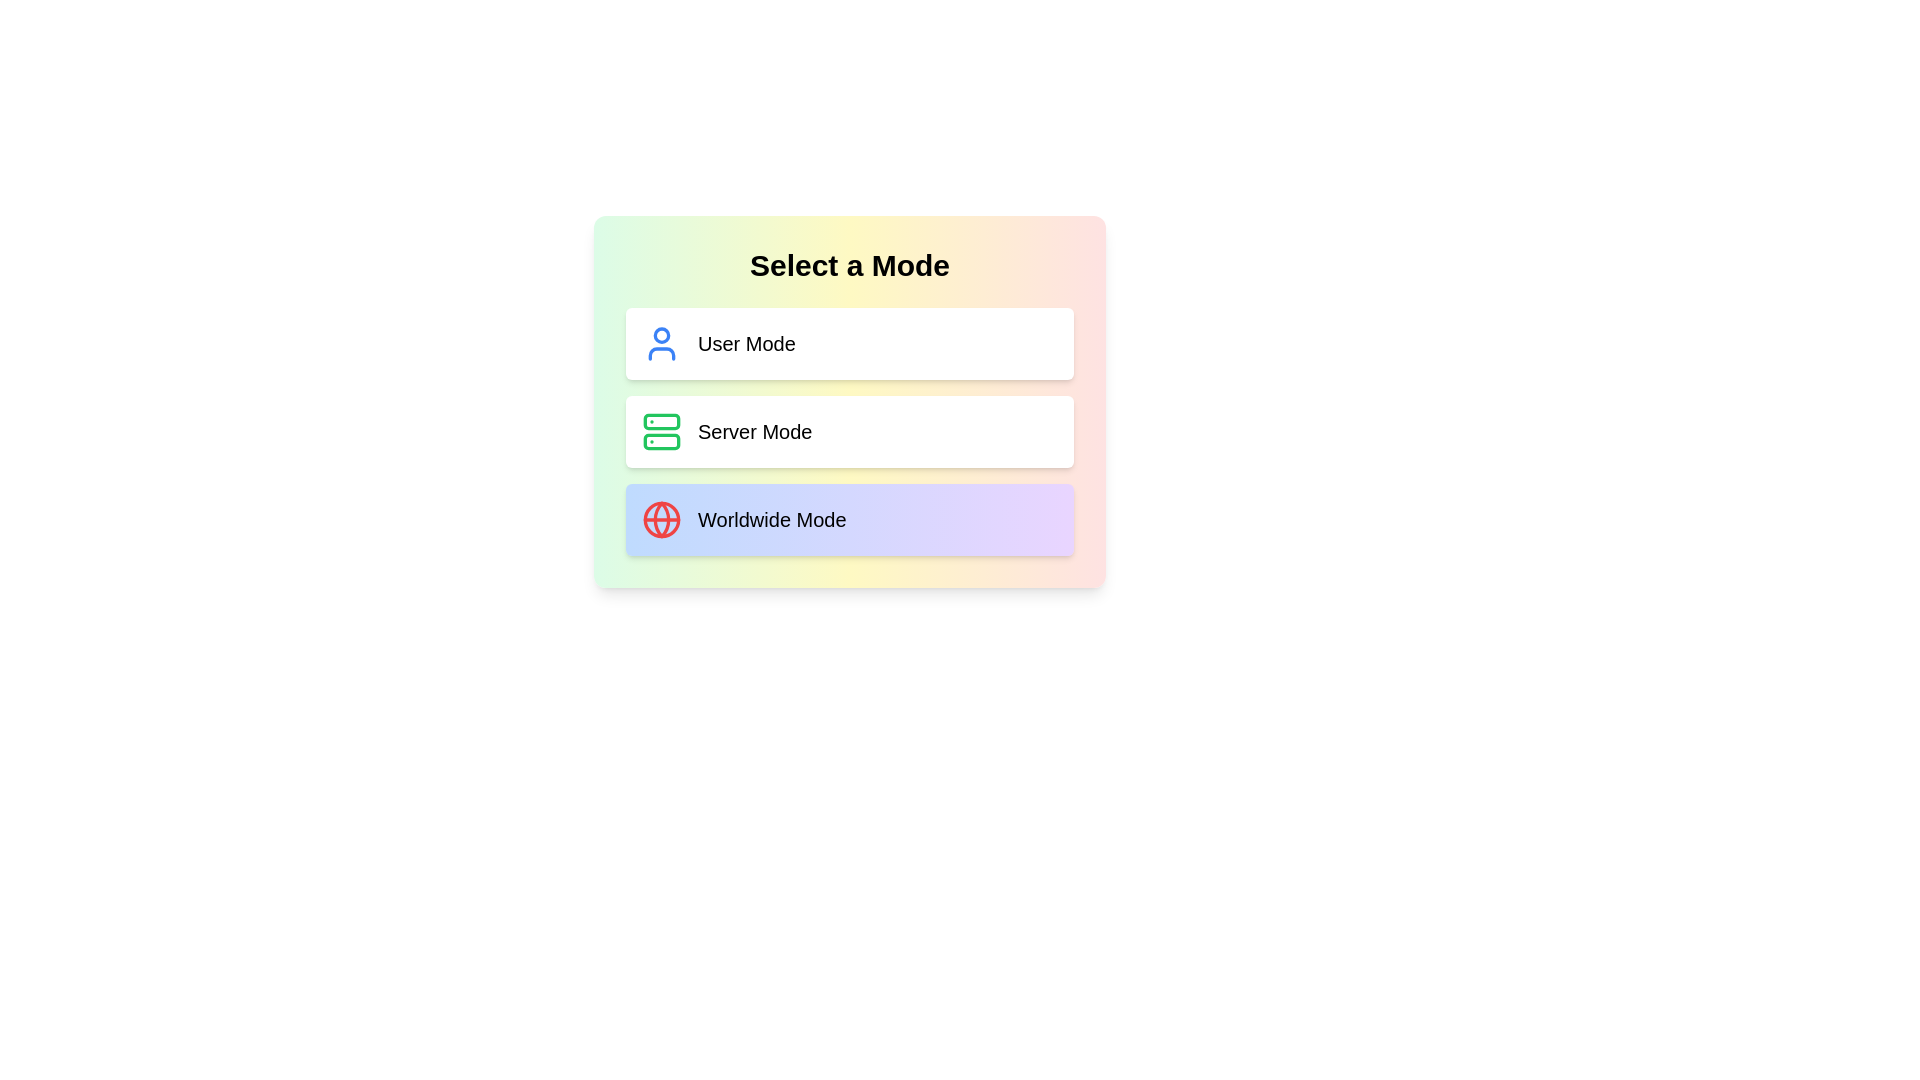  I want to click on the 'User Mode' selectable card in the mode selection interface, so click(849, 342).